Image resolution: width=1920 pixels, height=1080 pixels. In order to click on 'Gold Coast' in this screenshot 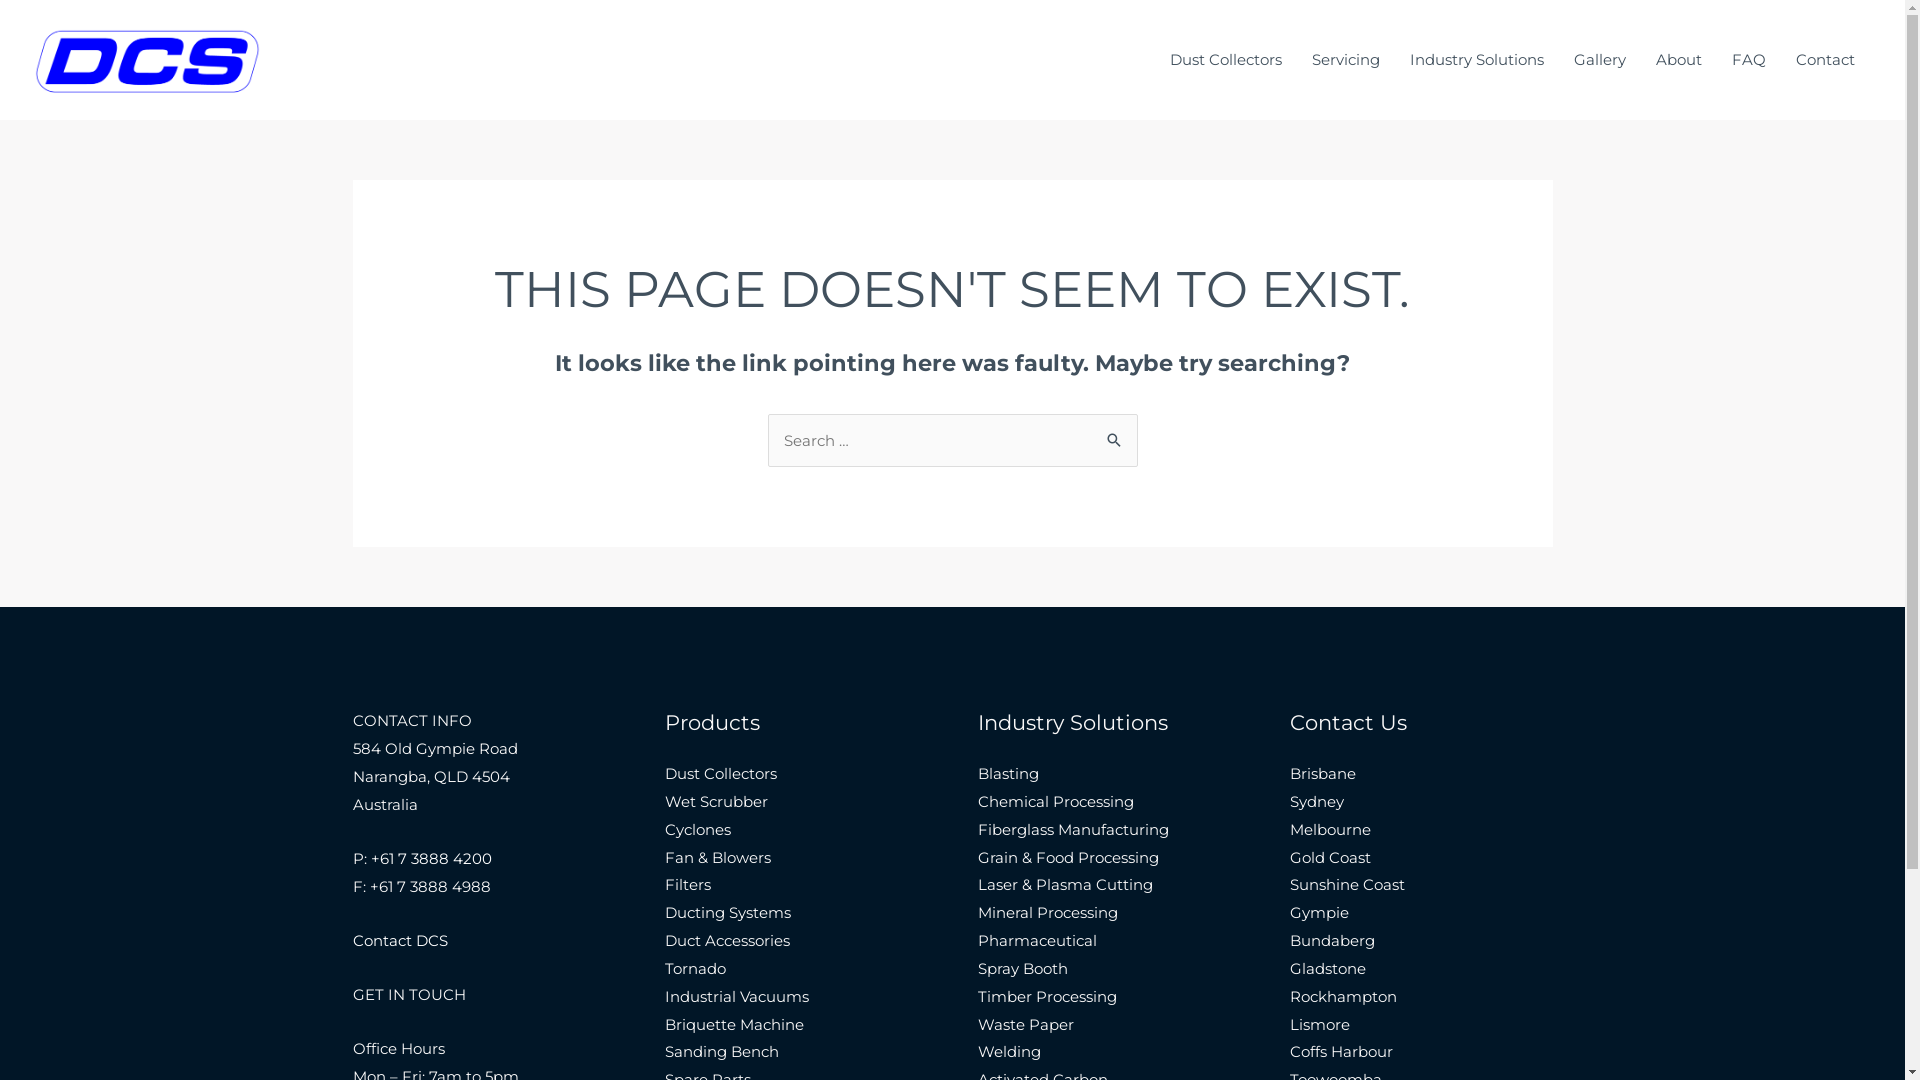, I will do `click(1330, 856)`.